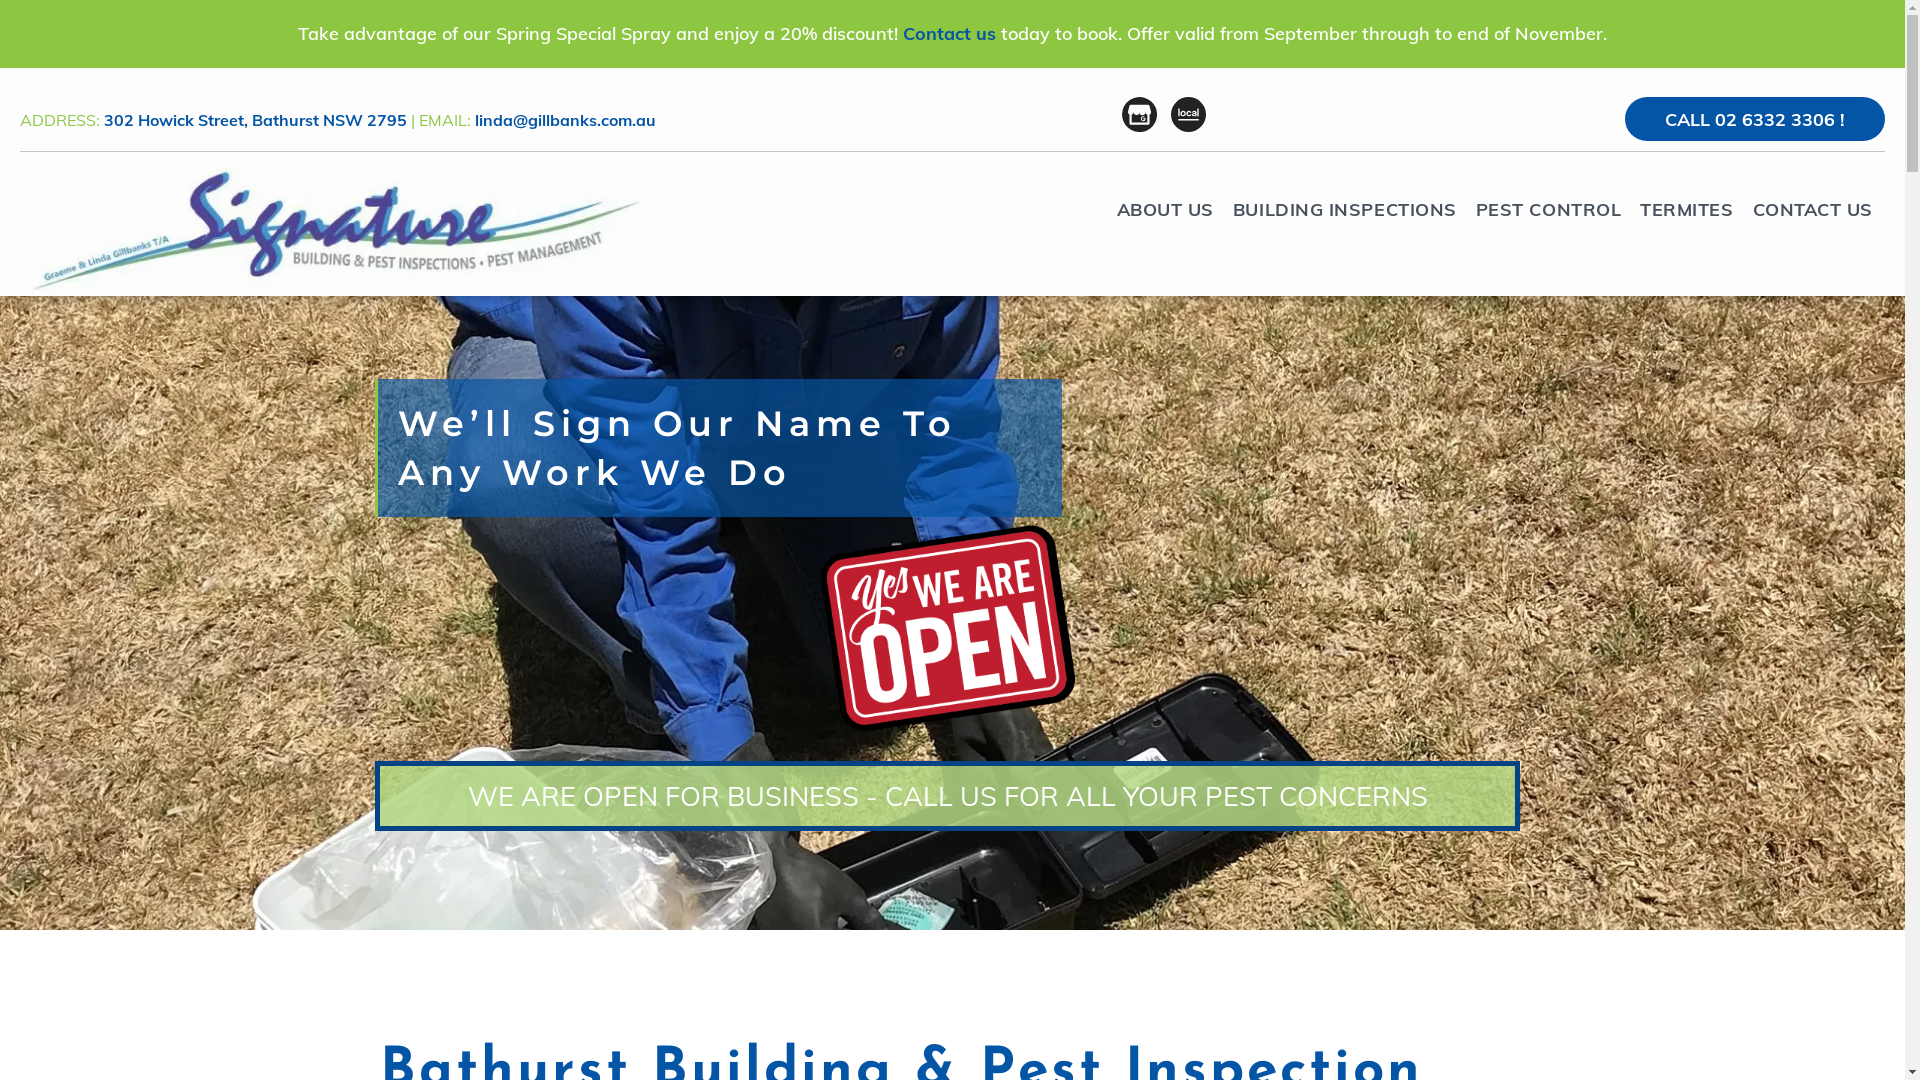 The height and width of the screenshot is (1080, 1920). Describe the element at coordinates (1224, 208) in the screenshot. I see `'BUILDING INSPECTIONS'` at that location.